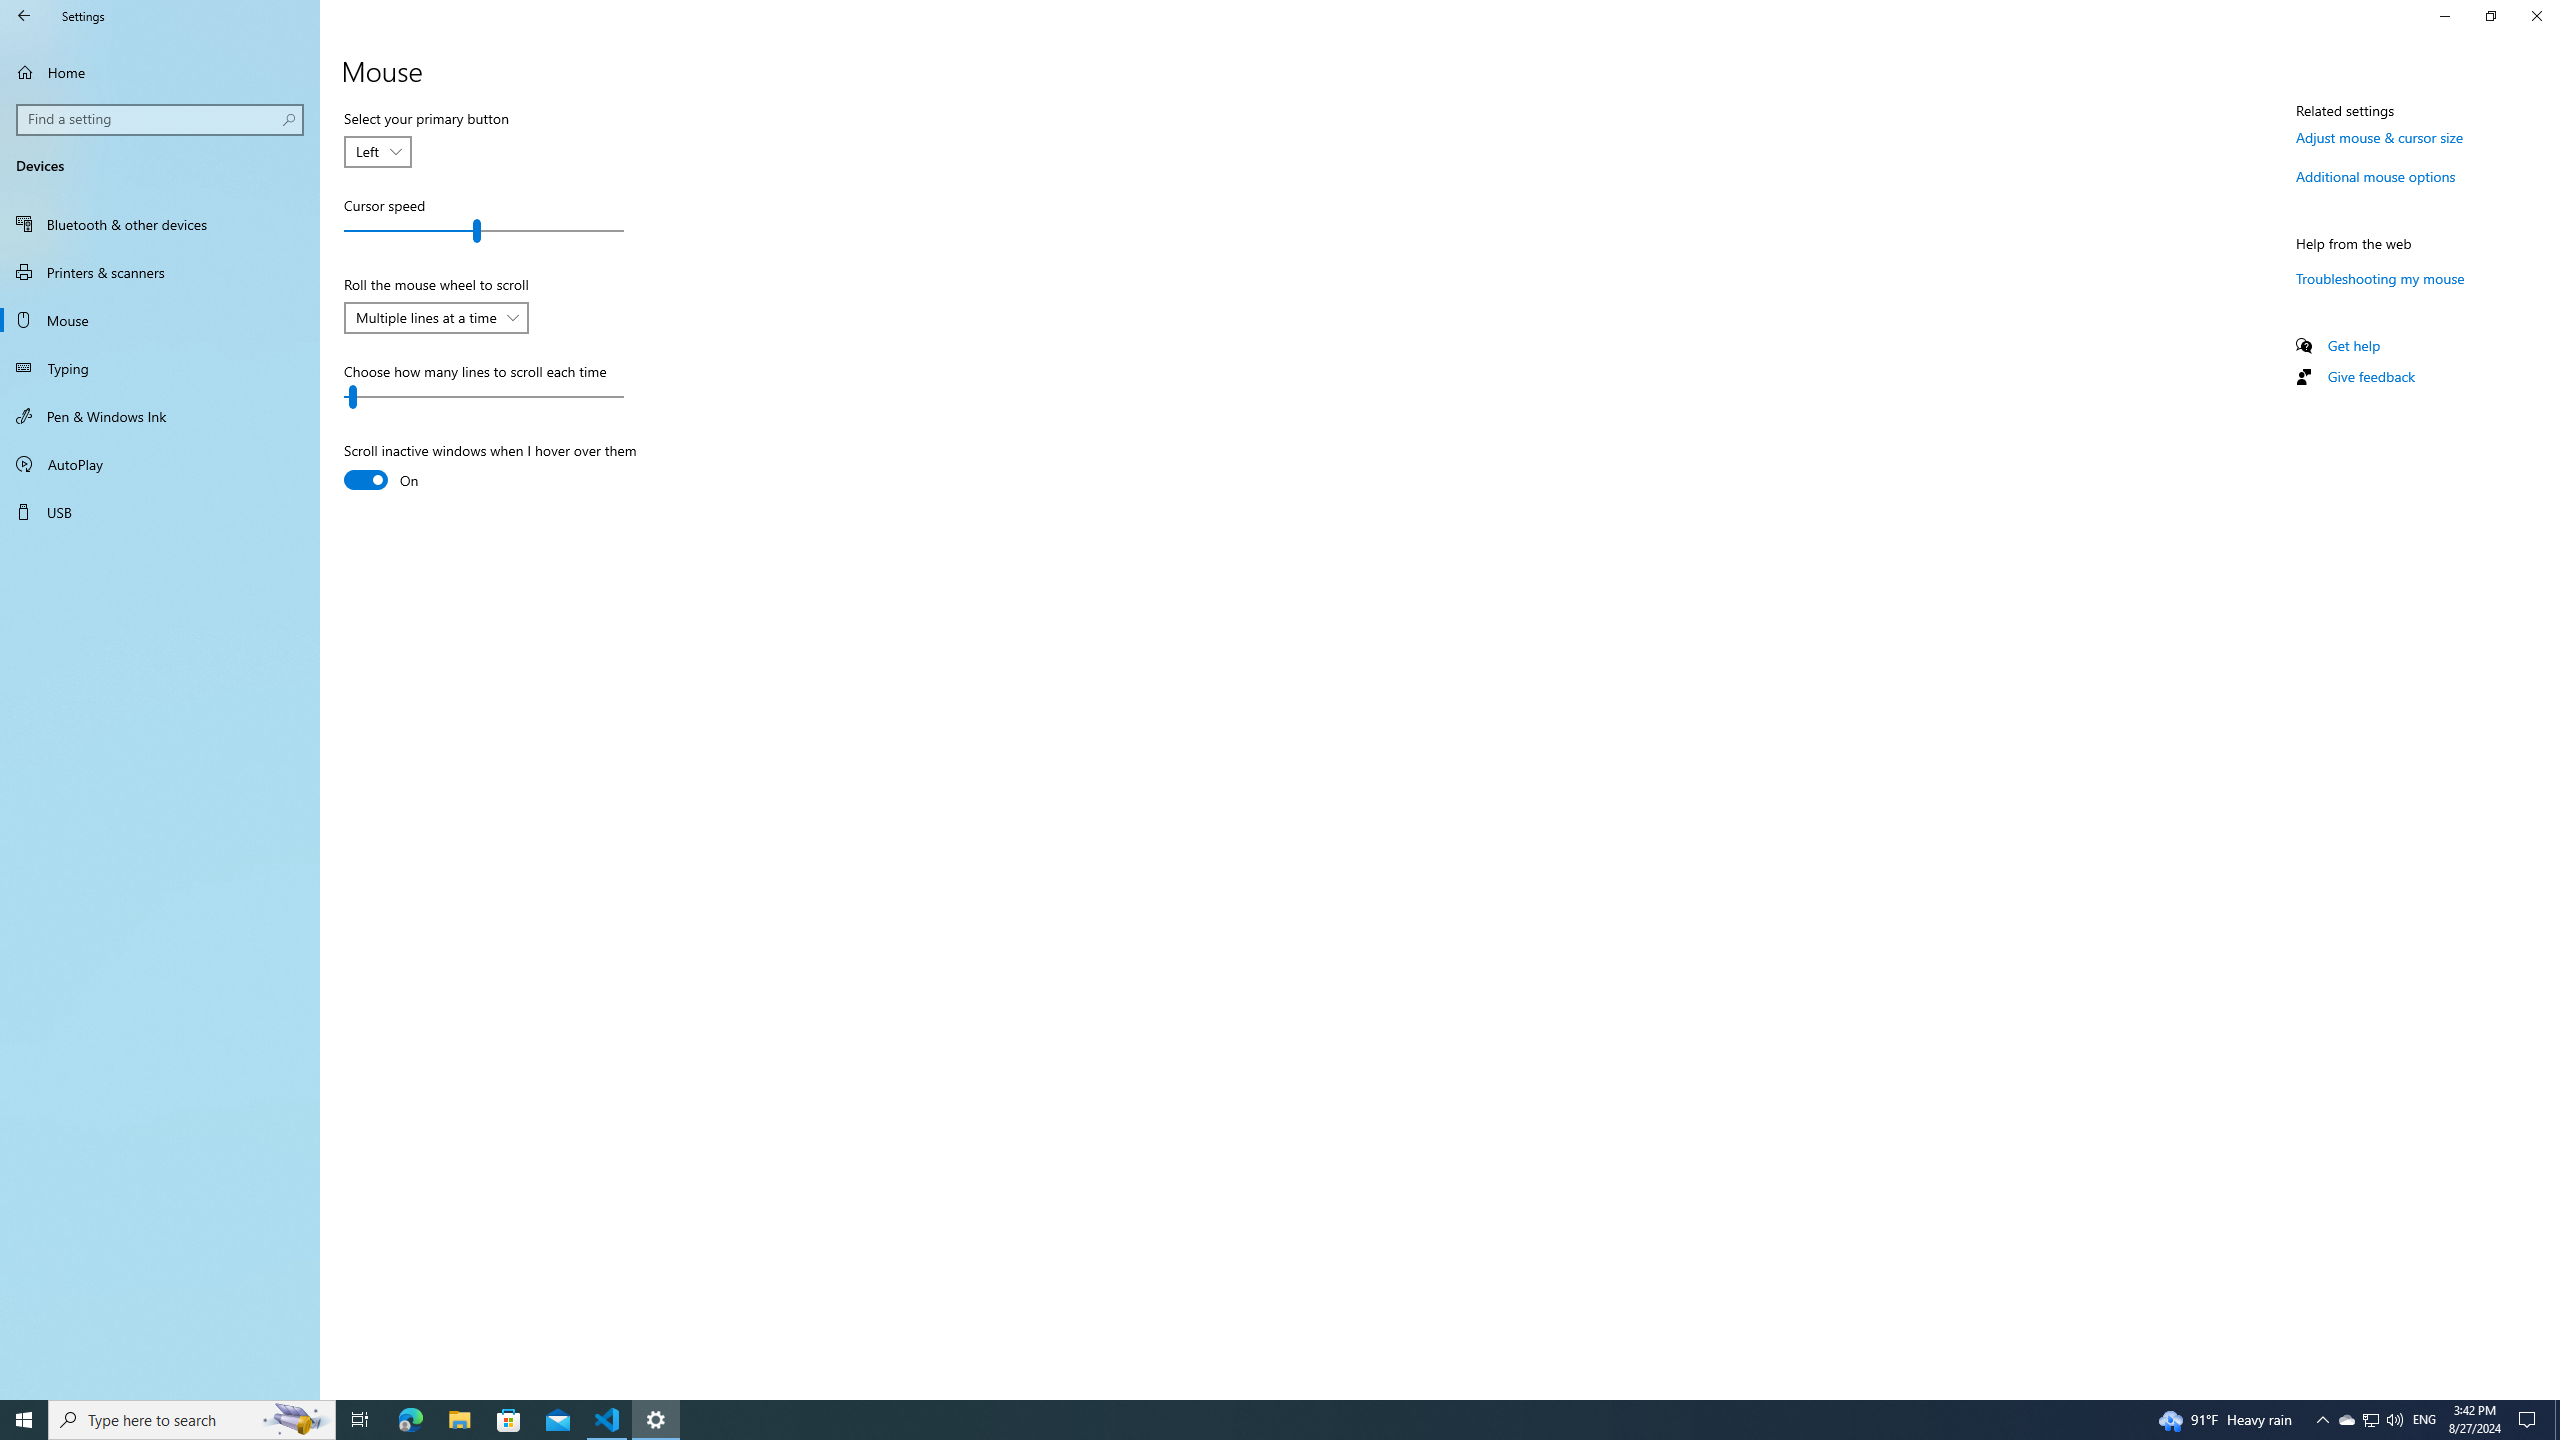  Describe the element at coordinates (159, 463) in the screenshot. I see `'AutoPlay'` at that location.